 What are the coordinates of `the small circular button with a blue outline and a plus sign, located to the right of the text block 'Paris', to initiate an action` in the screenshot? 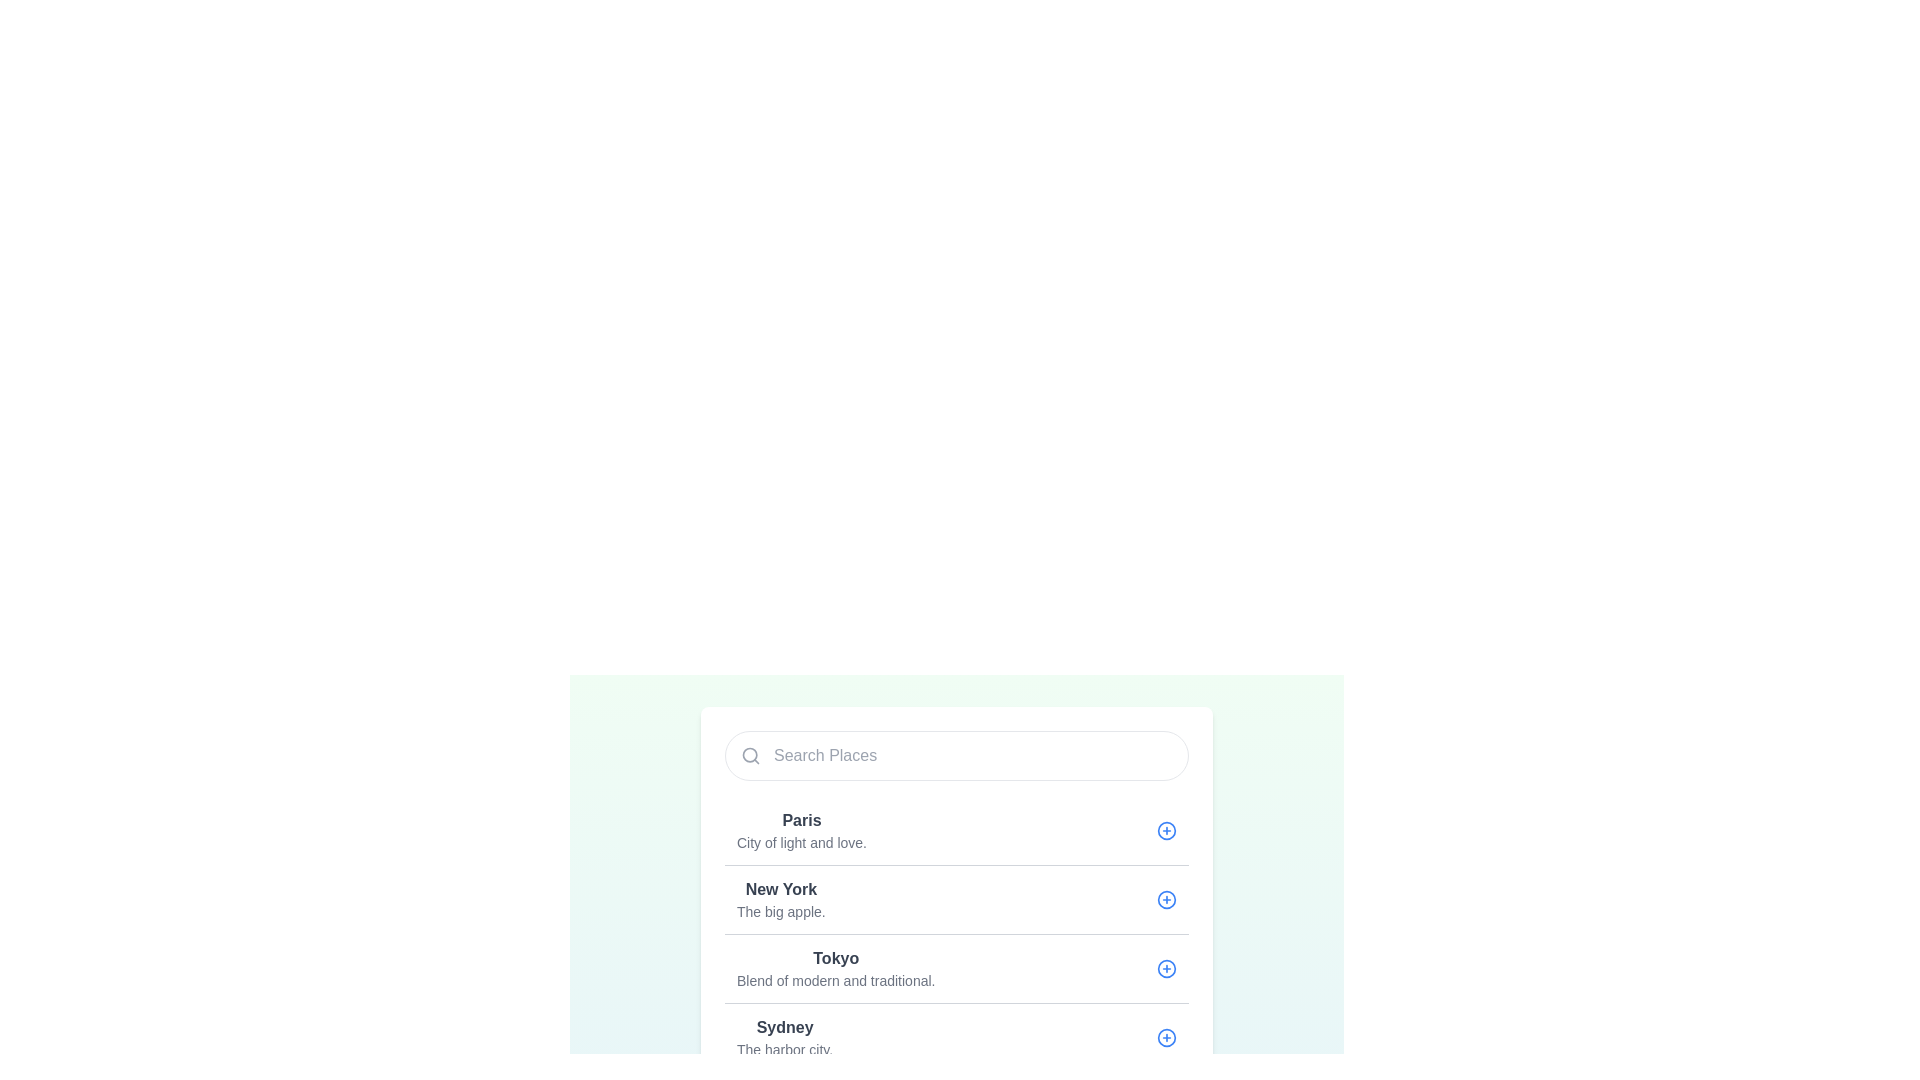 It's located at (1166, 830).